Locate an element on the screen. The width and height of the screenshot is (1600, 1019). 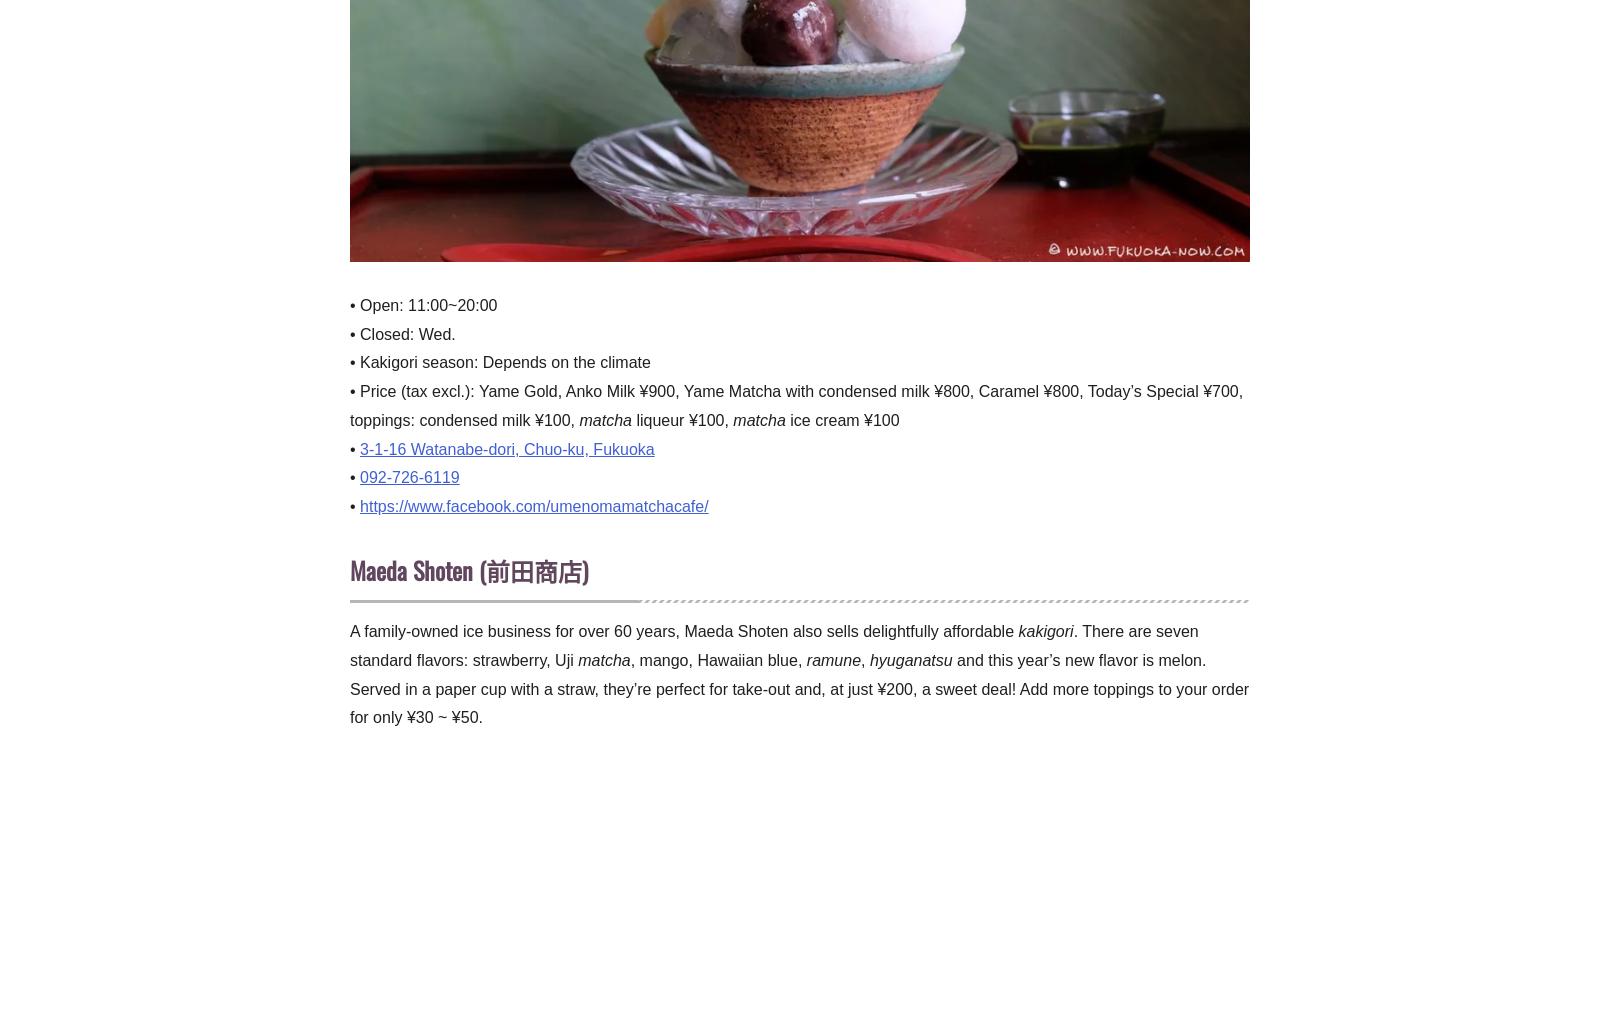
',' is located at coordinates (863, 658).